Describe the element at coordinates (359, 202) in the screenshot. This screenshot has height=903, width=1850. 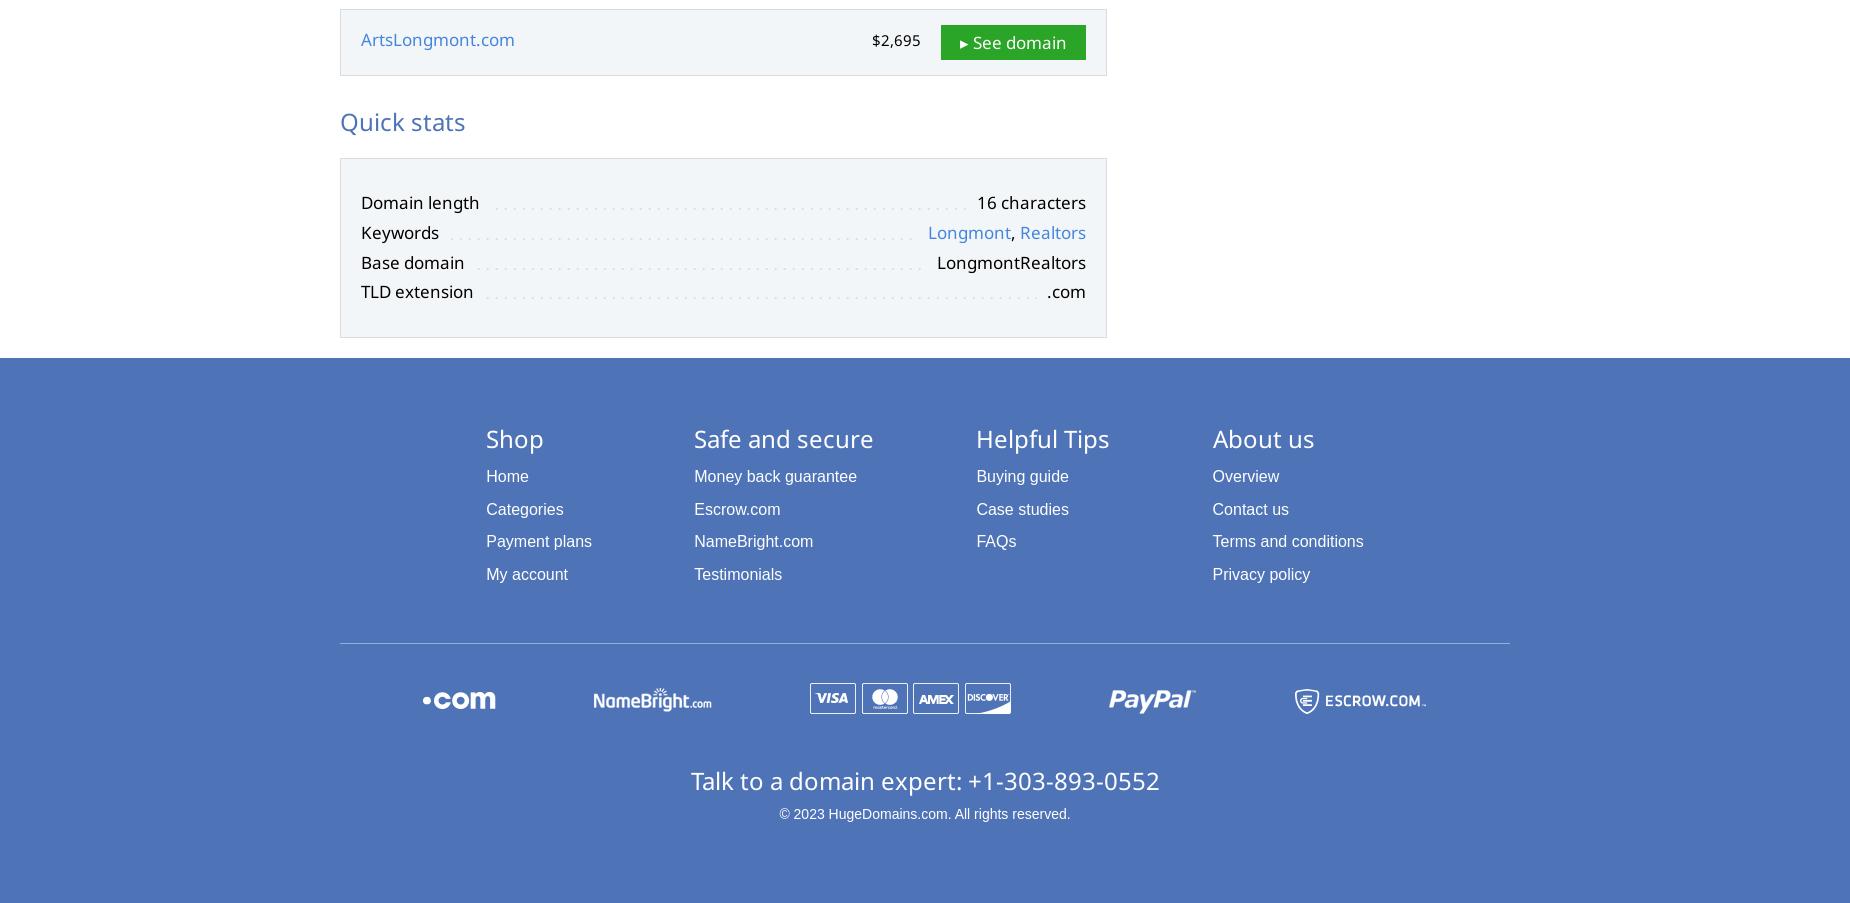
I see `'Domain length'` at that location.